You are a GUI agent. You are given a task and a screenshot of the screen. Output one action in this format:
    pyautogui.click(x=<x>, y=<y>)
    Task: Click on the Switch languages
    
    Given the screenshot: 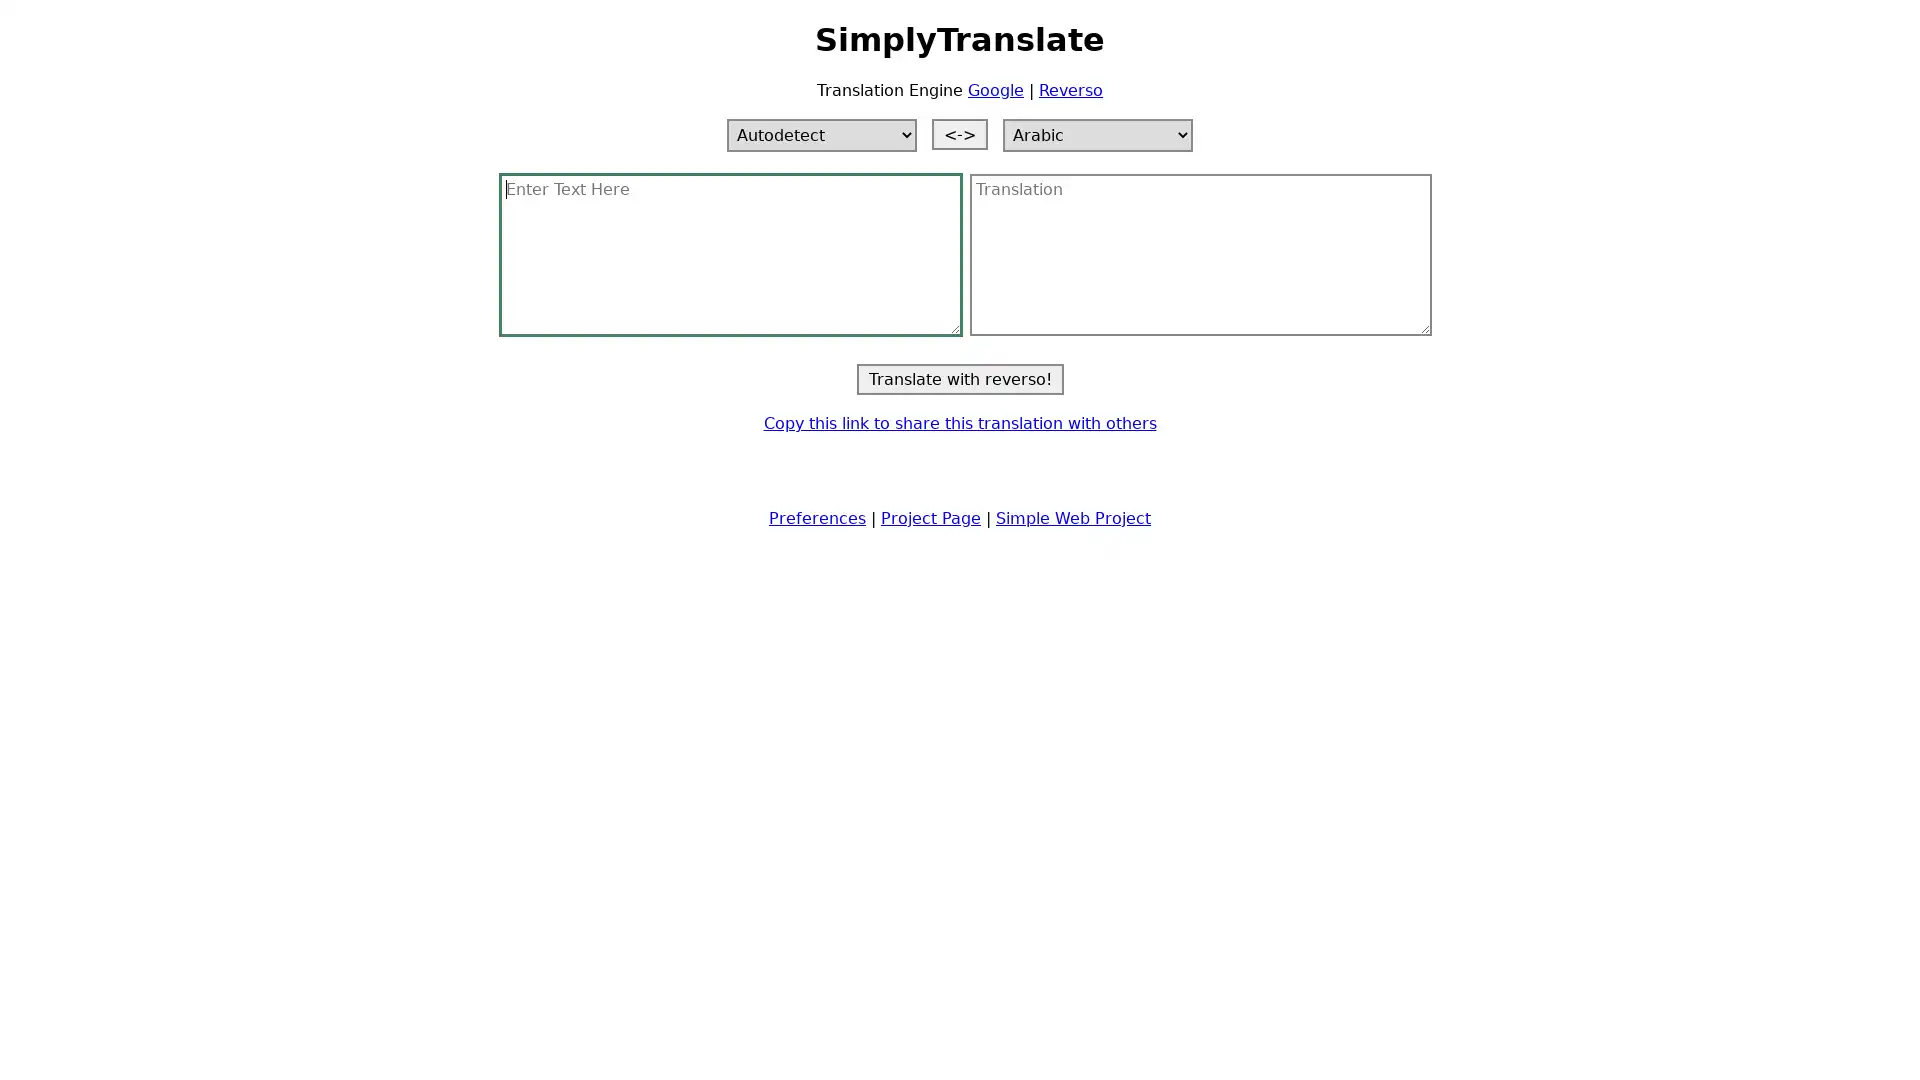 What is the action you would take?
    pyautogui.click(x=960, y=133)
    